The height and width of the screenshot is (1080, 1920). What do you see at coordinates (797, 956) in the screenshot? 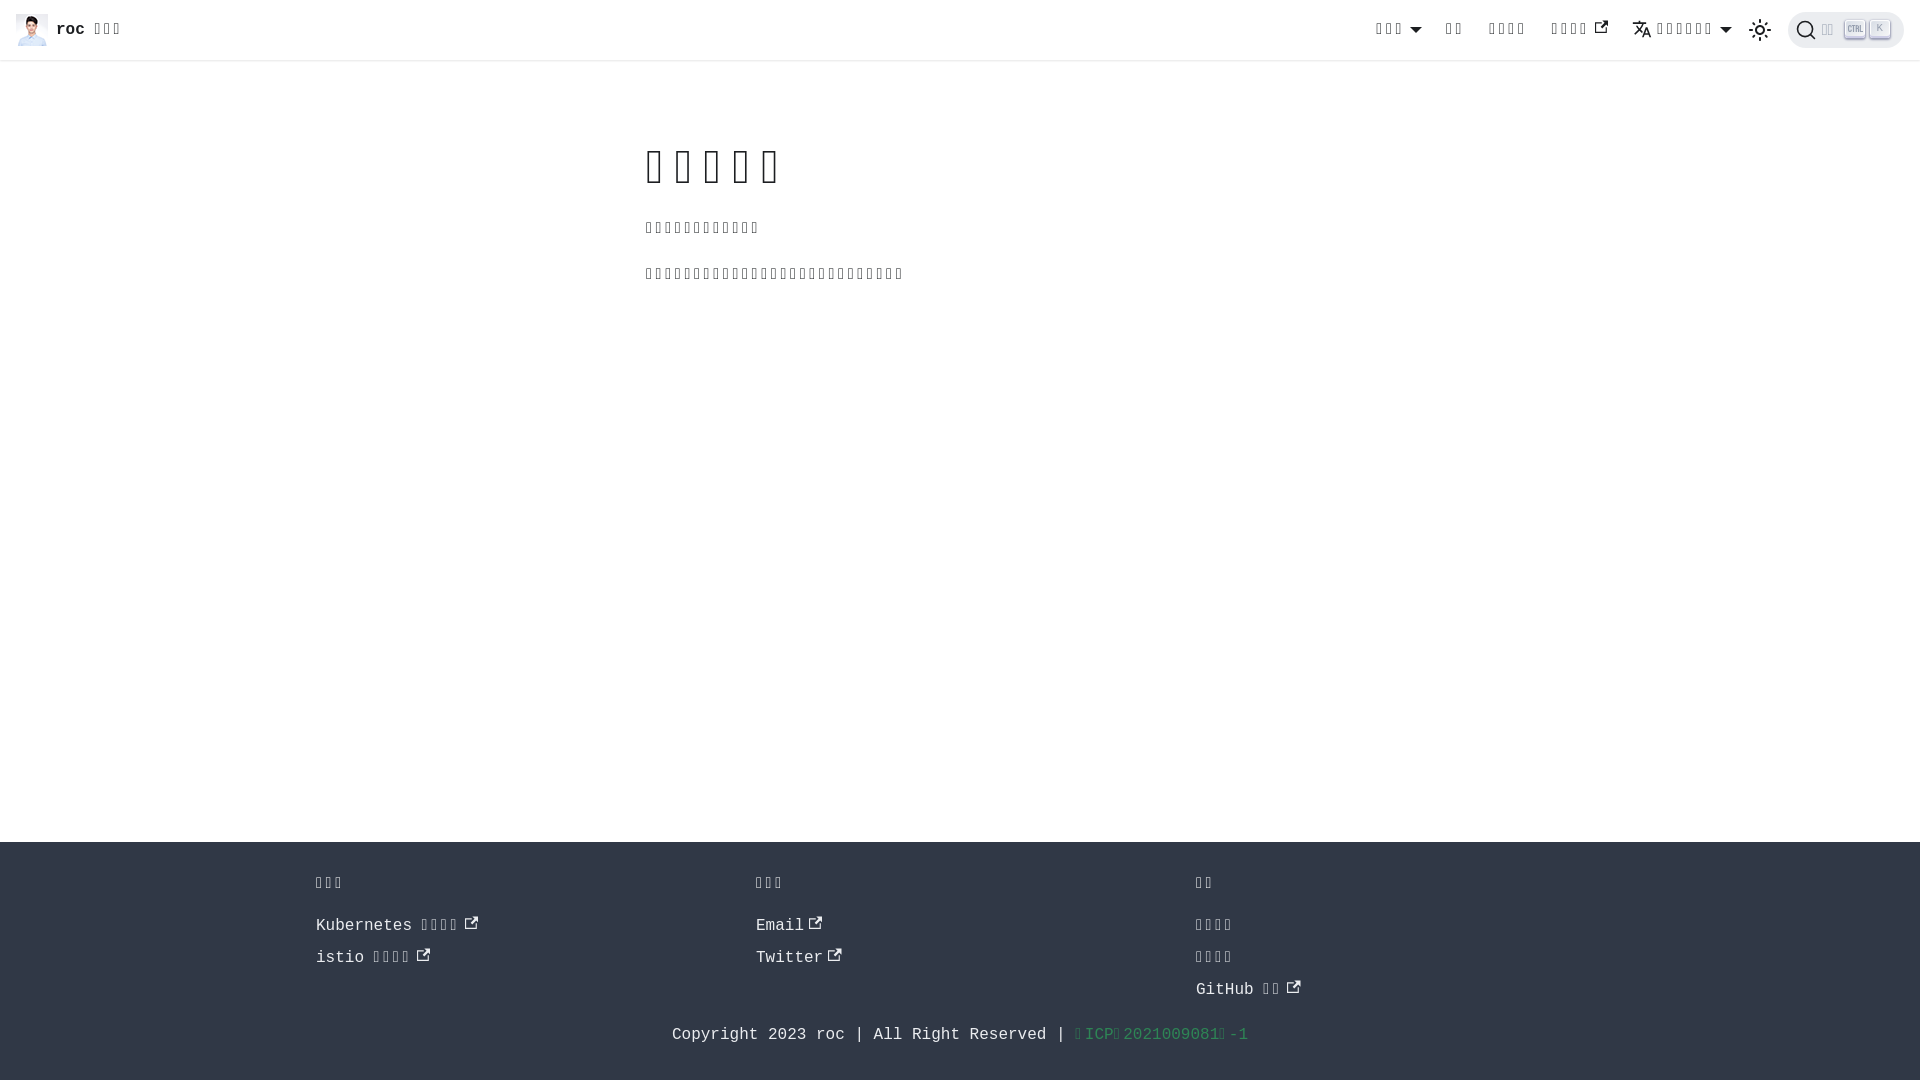
I see `'Twitter'` at bounding box center [797, 956].